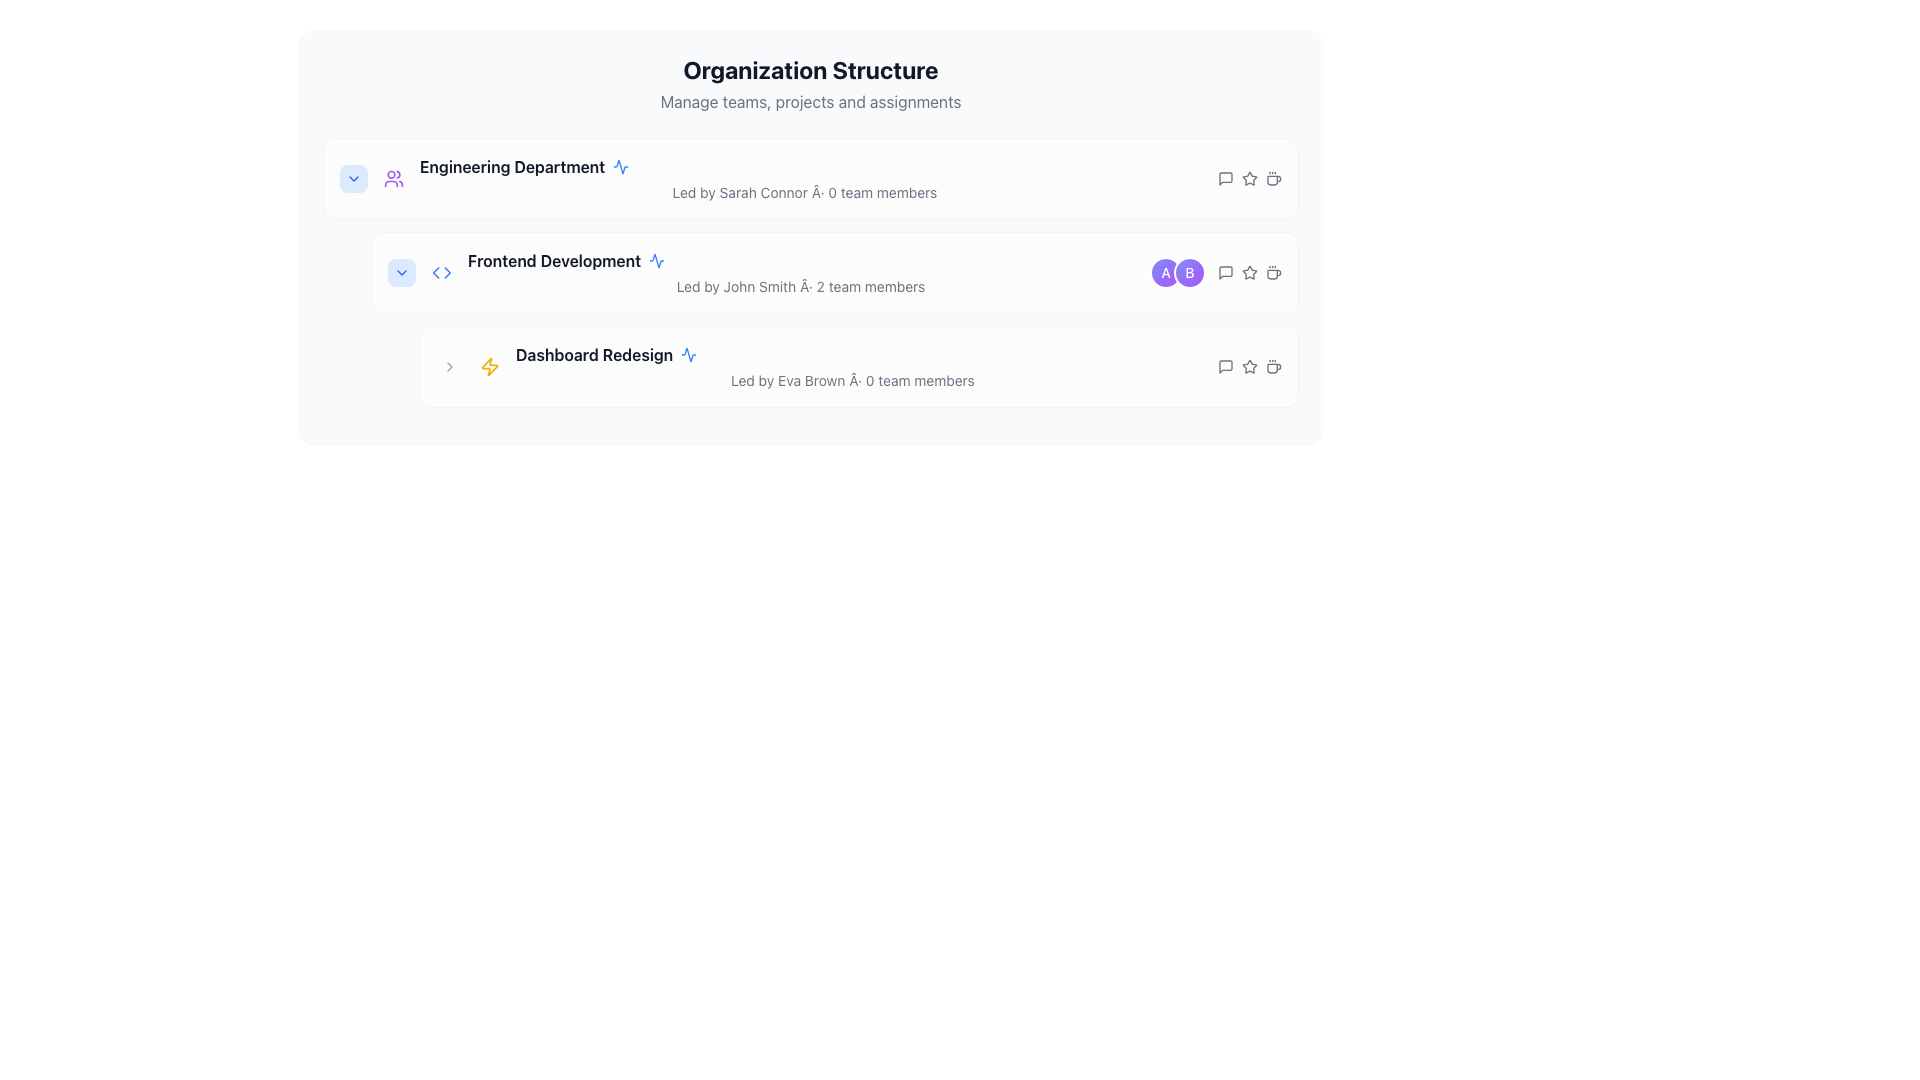 The height and width of the screenshot is (1080, 1920). What do you see at coordinates (440, 273) in the screenshot?
I see `the icon representing code or development-related tasks located in the 'Frontend Development' section, which is positioned after a dropdown button and before the title text 'Frontend Development'` at bounding box center [440, 273].